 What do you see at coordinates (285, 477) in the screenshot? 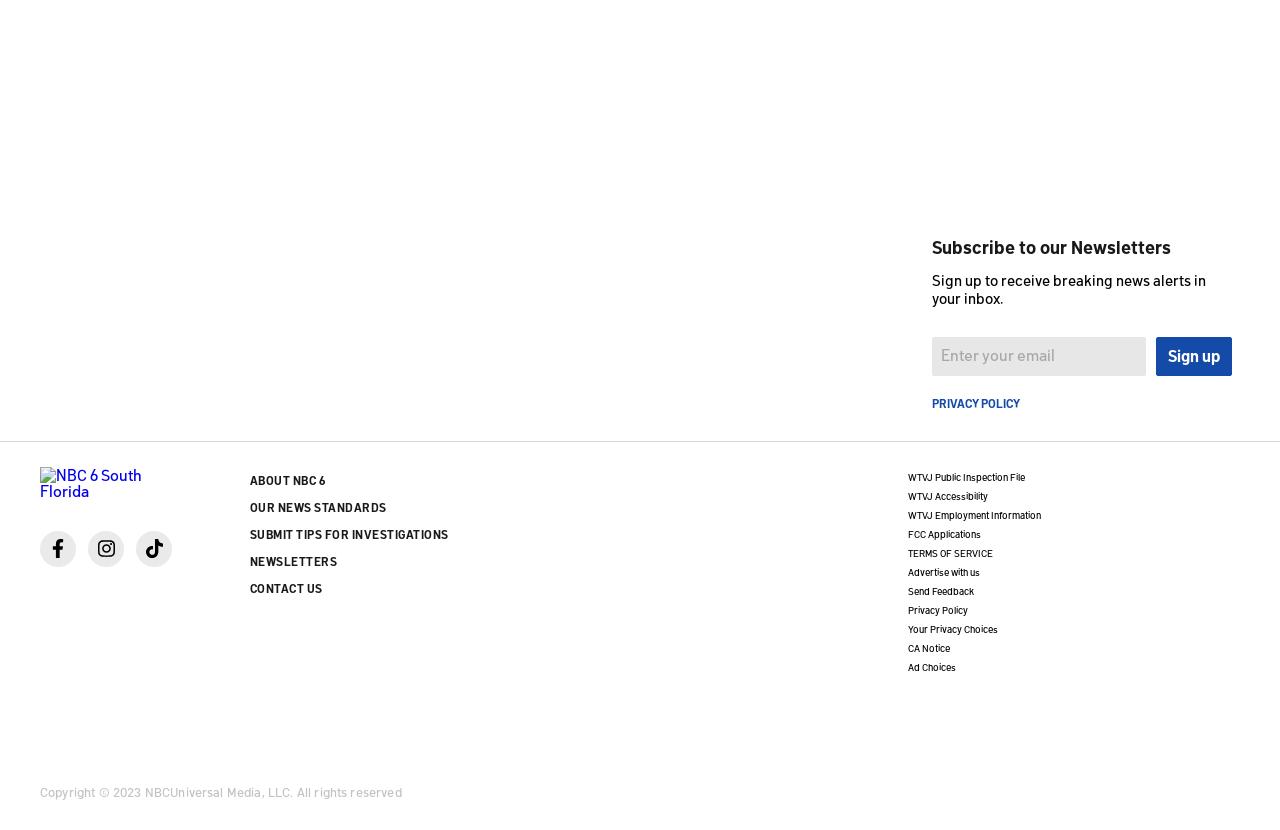
I see `'About NBC 6'` at bounding box center [285, 477].